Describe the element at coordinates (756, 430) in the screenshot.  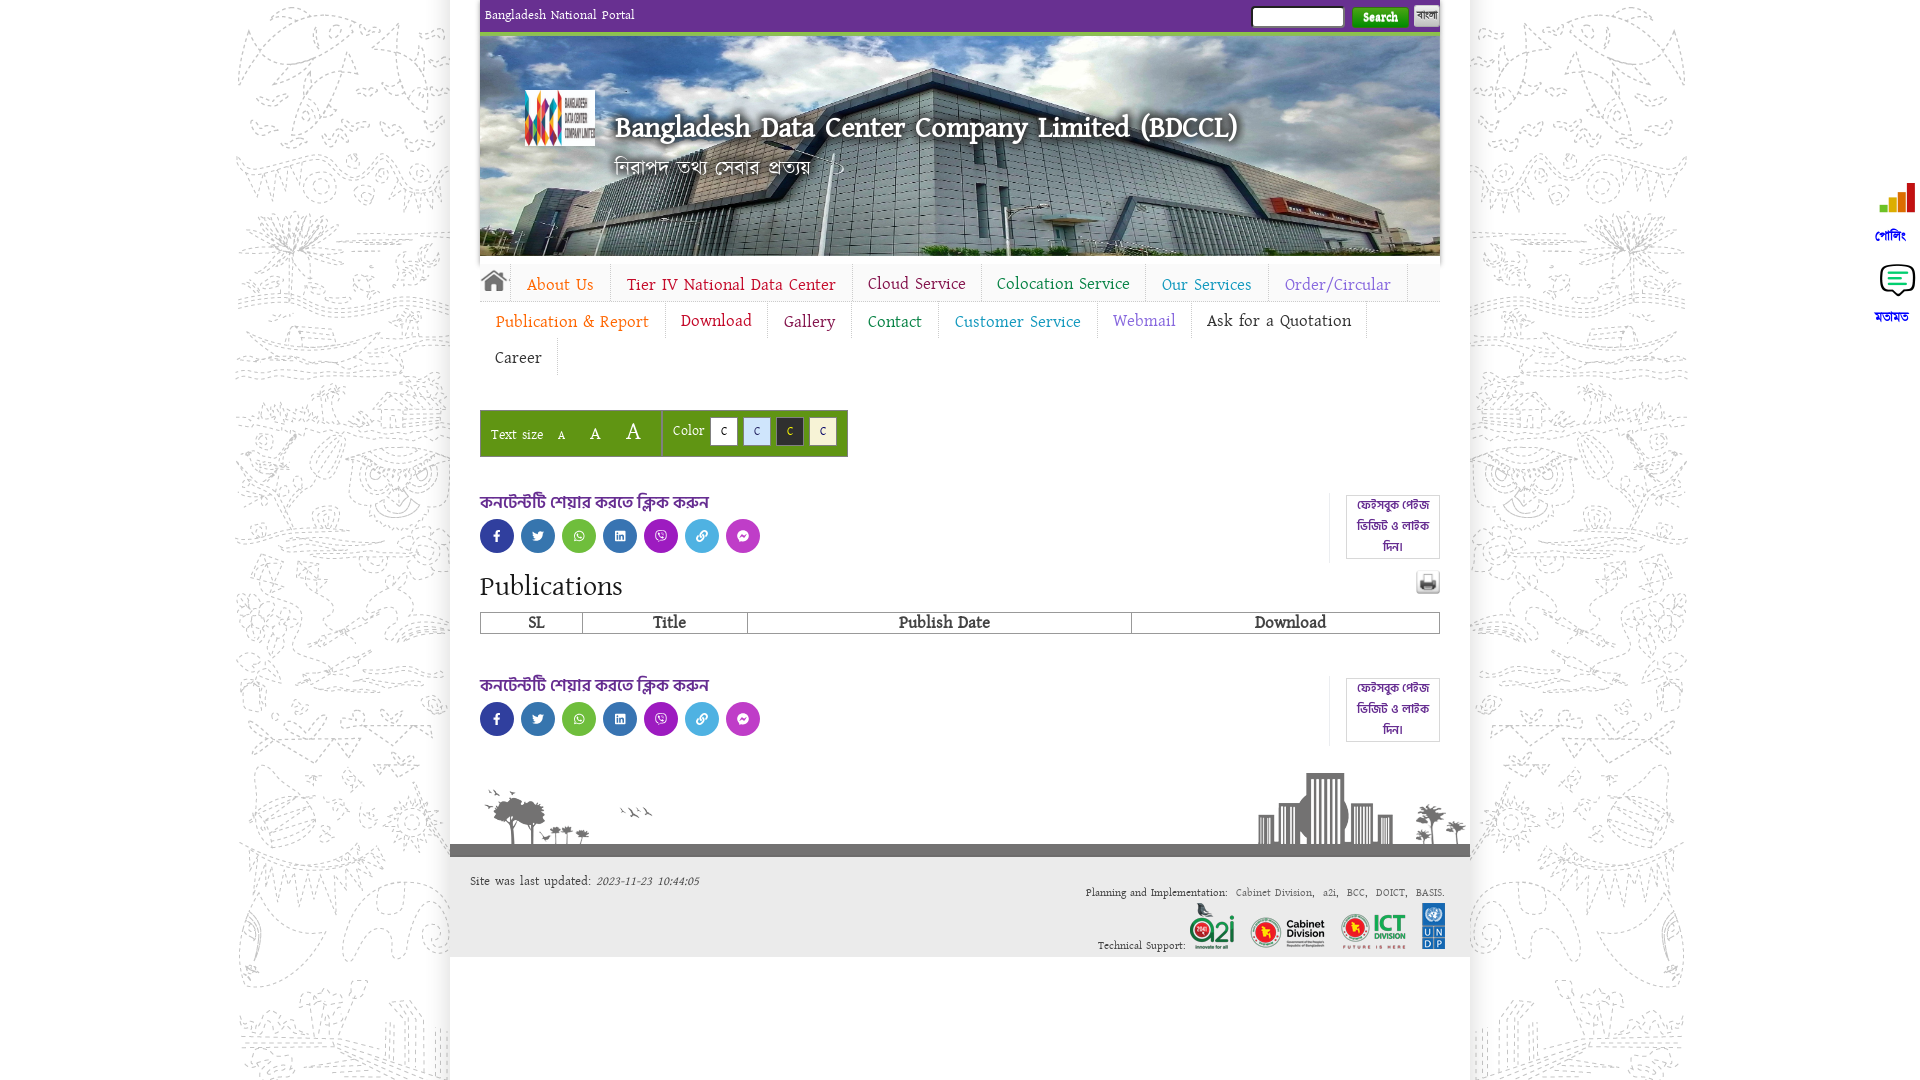
I see `'C'` at that location.